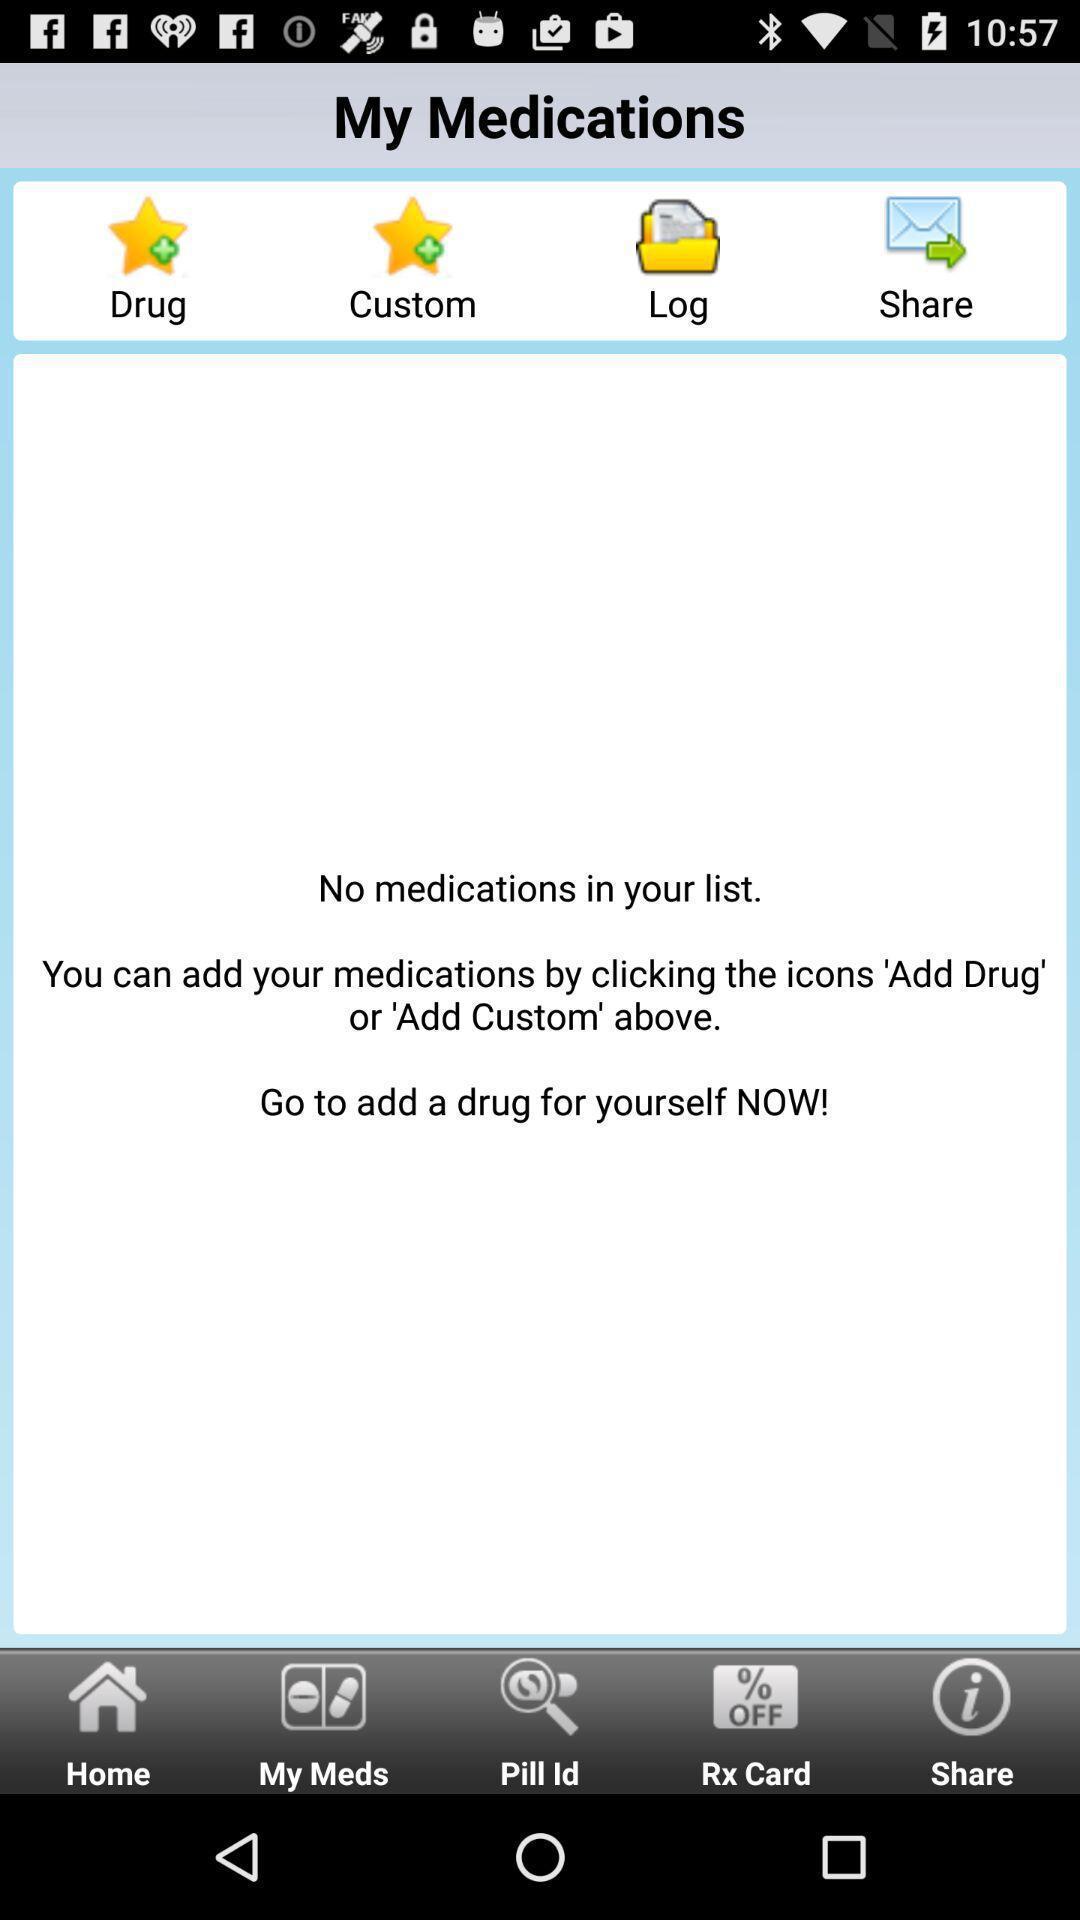  What do you see at coordinates (108, 1719) in the screenshot?
I see `icon below no medications in icon` at bounding box center [108, 1719].